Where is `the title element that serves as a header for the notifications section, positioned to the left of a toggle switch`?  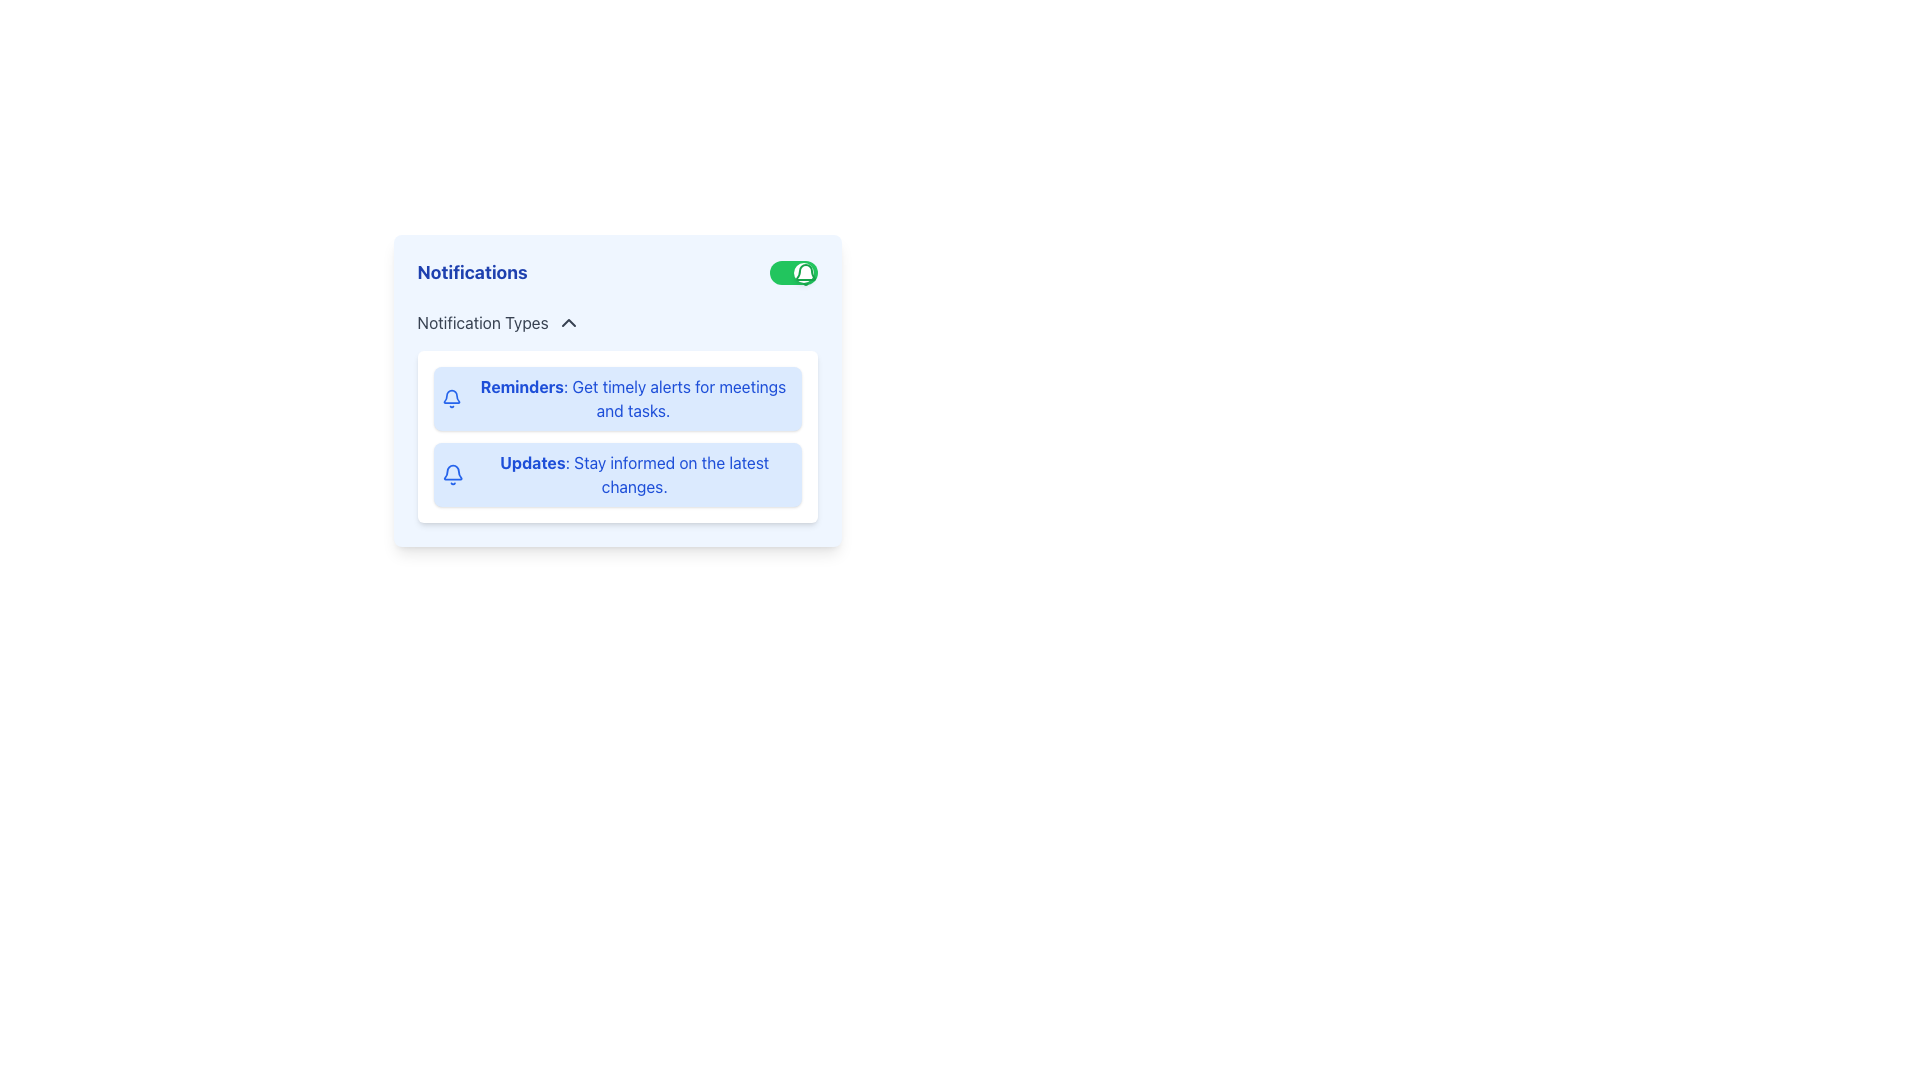 the title element that serves as a header for the notifications section, positioned to the left of a toggle switch is located at coordinates (471, 273).